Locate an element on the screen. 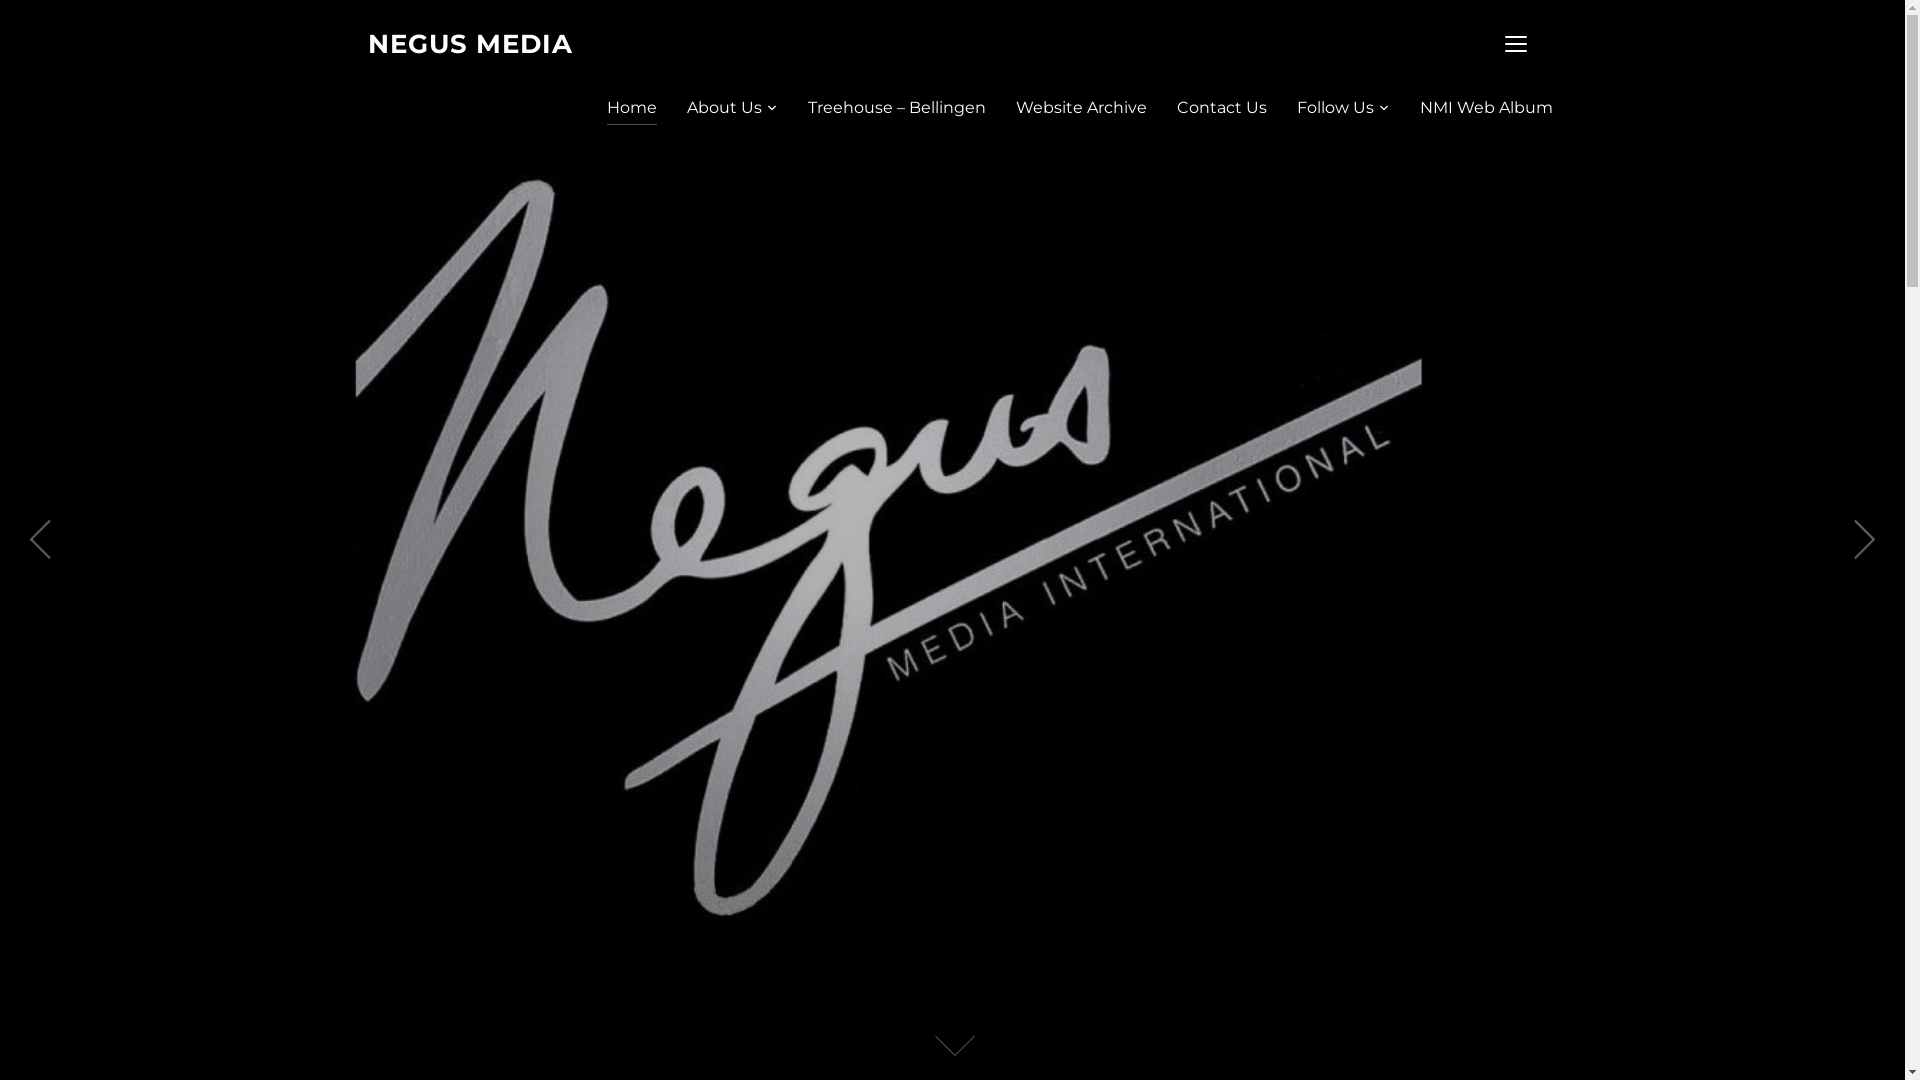 The height and width of the screenshot is (1080, 1920). 'NMI Web Album' is located at coordinates (1486, 107).